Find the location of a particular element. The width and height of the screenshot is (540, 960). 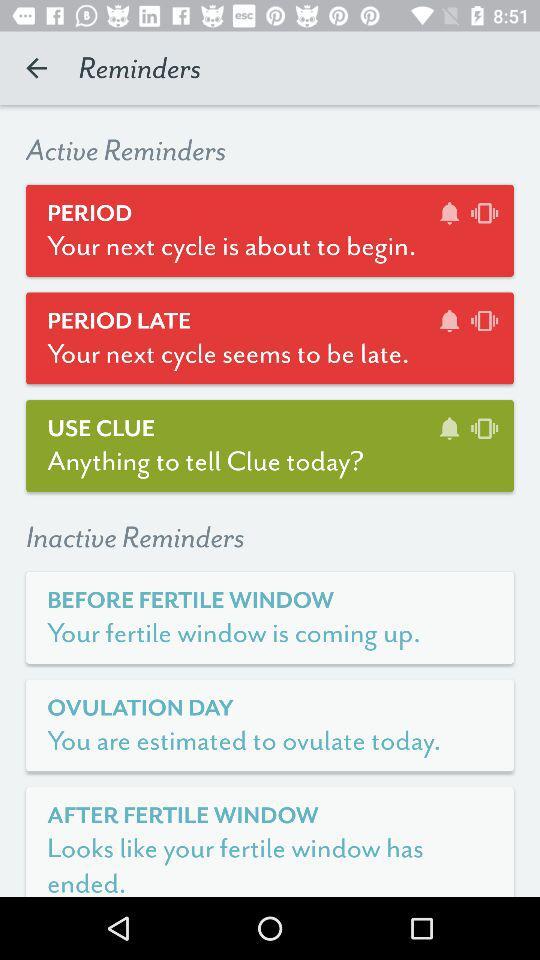

icon to the left of reminders icon is located at coordinates (36, 68).